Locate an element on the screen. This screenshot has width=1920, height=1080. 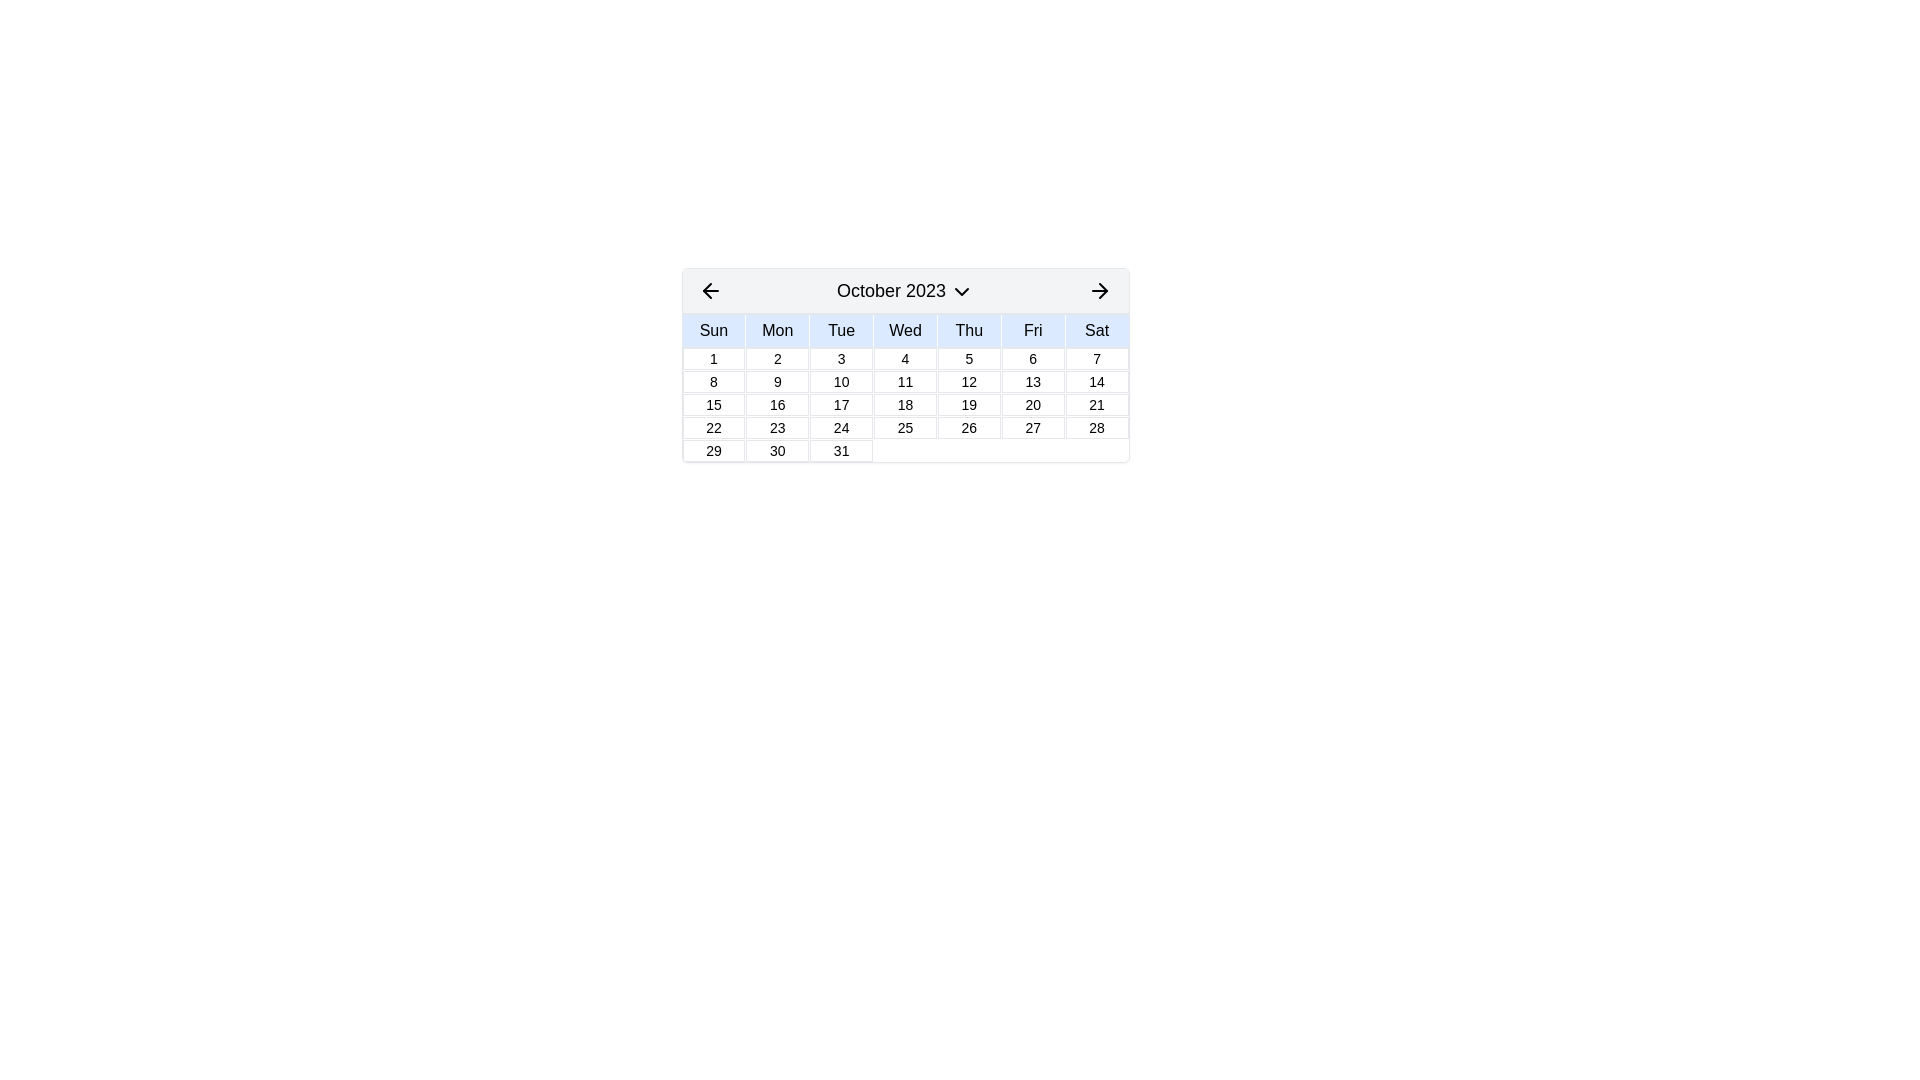
the Static Text Label displaying 'Sat' with a blue background, located at the far right of the weekly view row is located at coordinates (1096, 330).